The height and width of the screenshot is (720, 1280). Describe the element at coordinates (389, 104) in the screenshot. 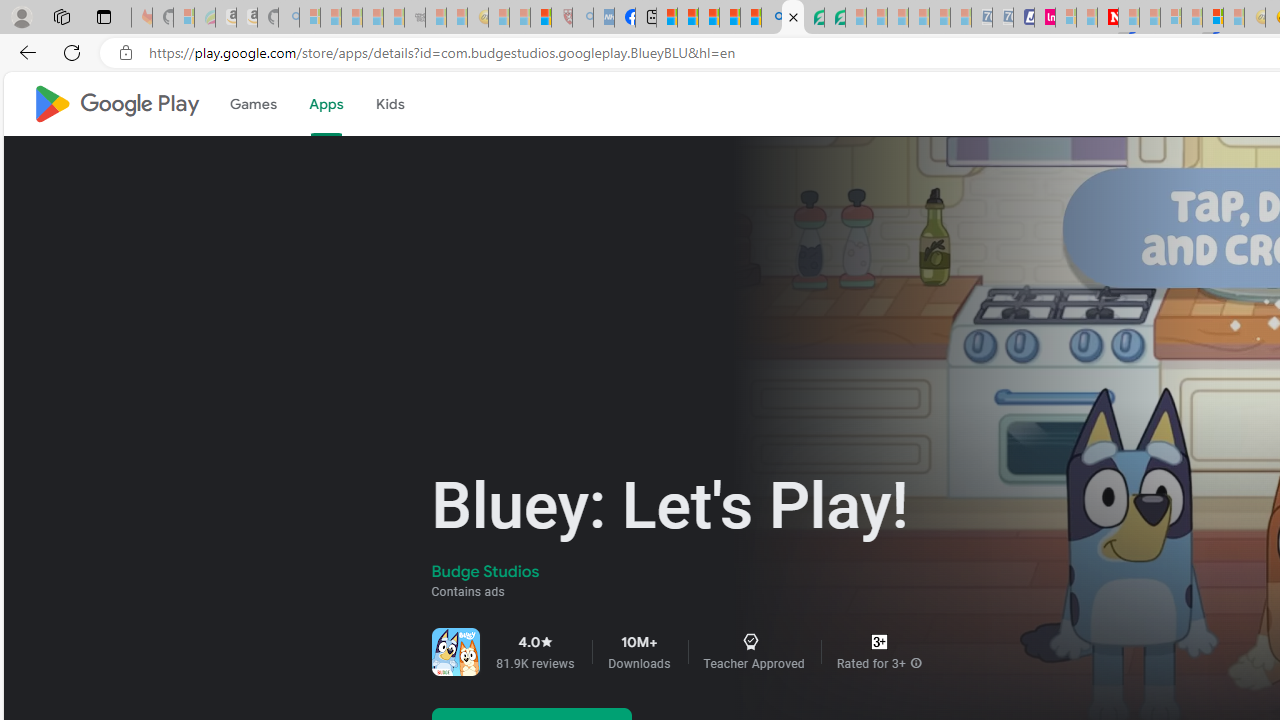

I see `'Kids'` at that location.